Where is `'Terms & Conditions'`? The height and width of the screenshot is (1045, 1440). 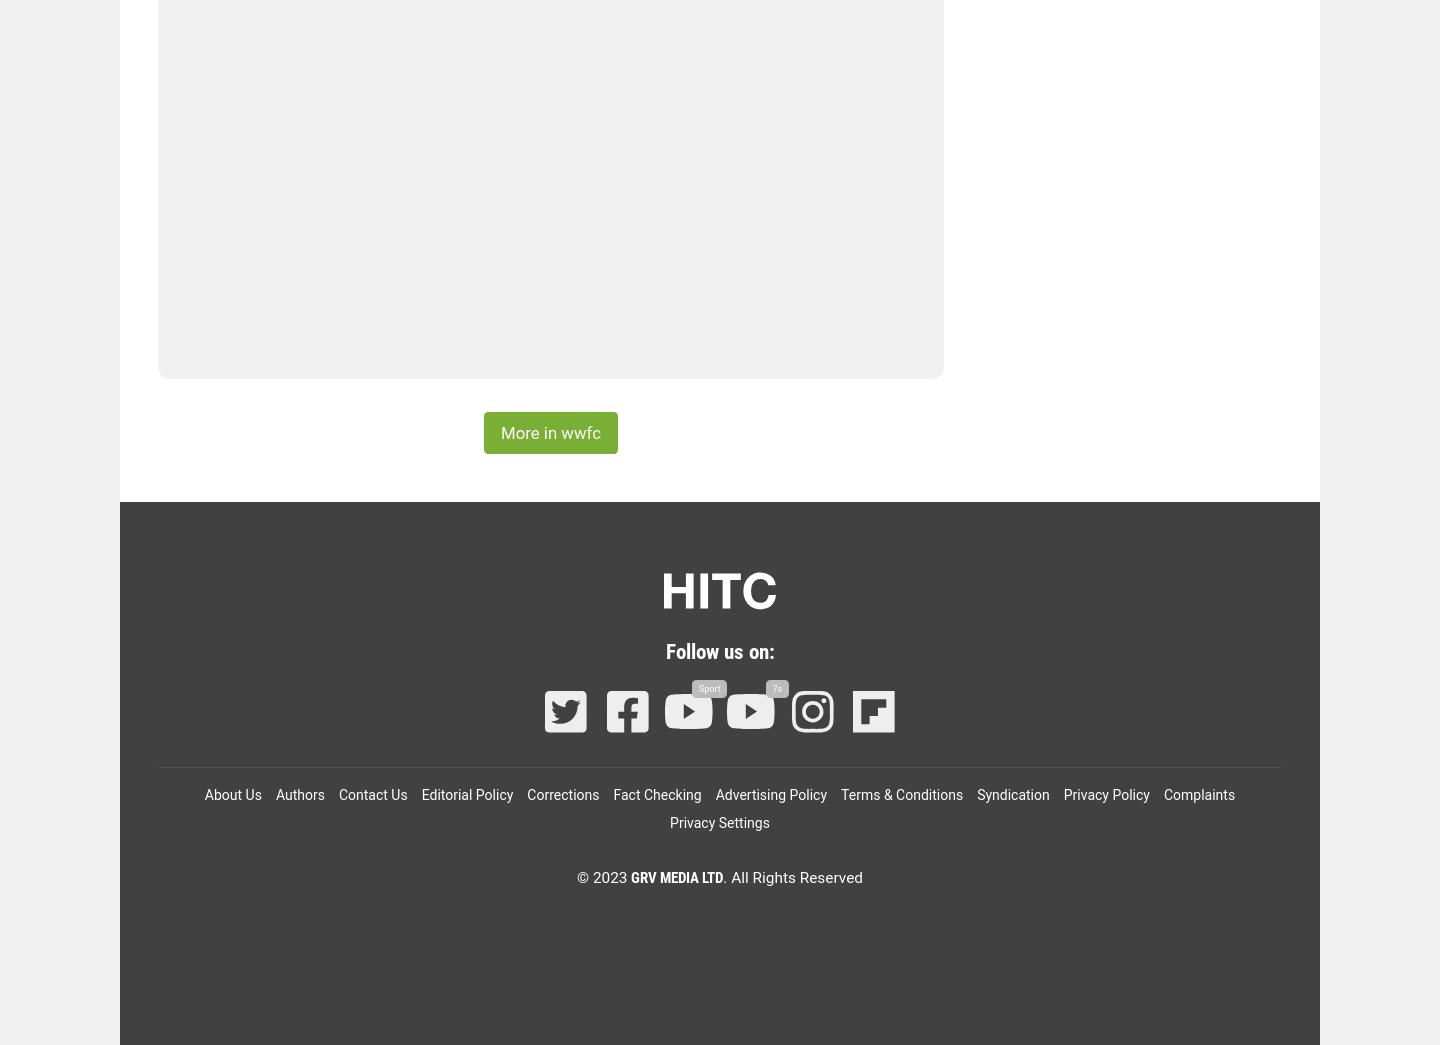 'Terms & Conditions' is located at coordinates (840, 795).